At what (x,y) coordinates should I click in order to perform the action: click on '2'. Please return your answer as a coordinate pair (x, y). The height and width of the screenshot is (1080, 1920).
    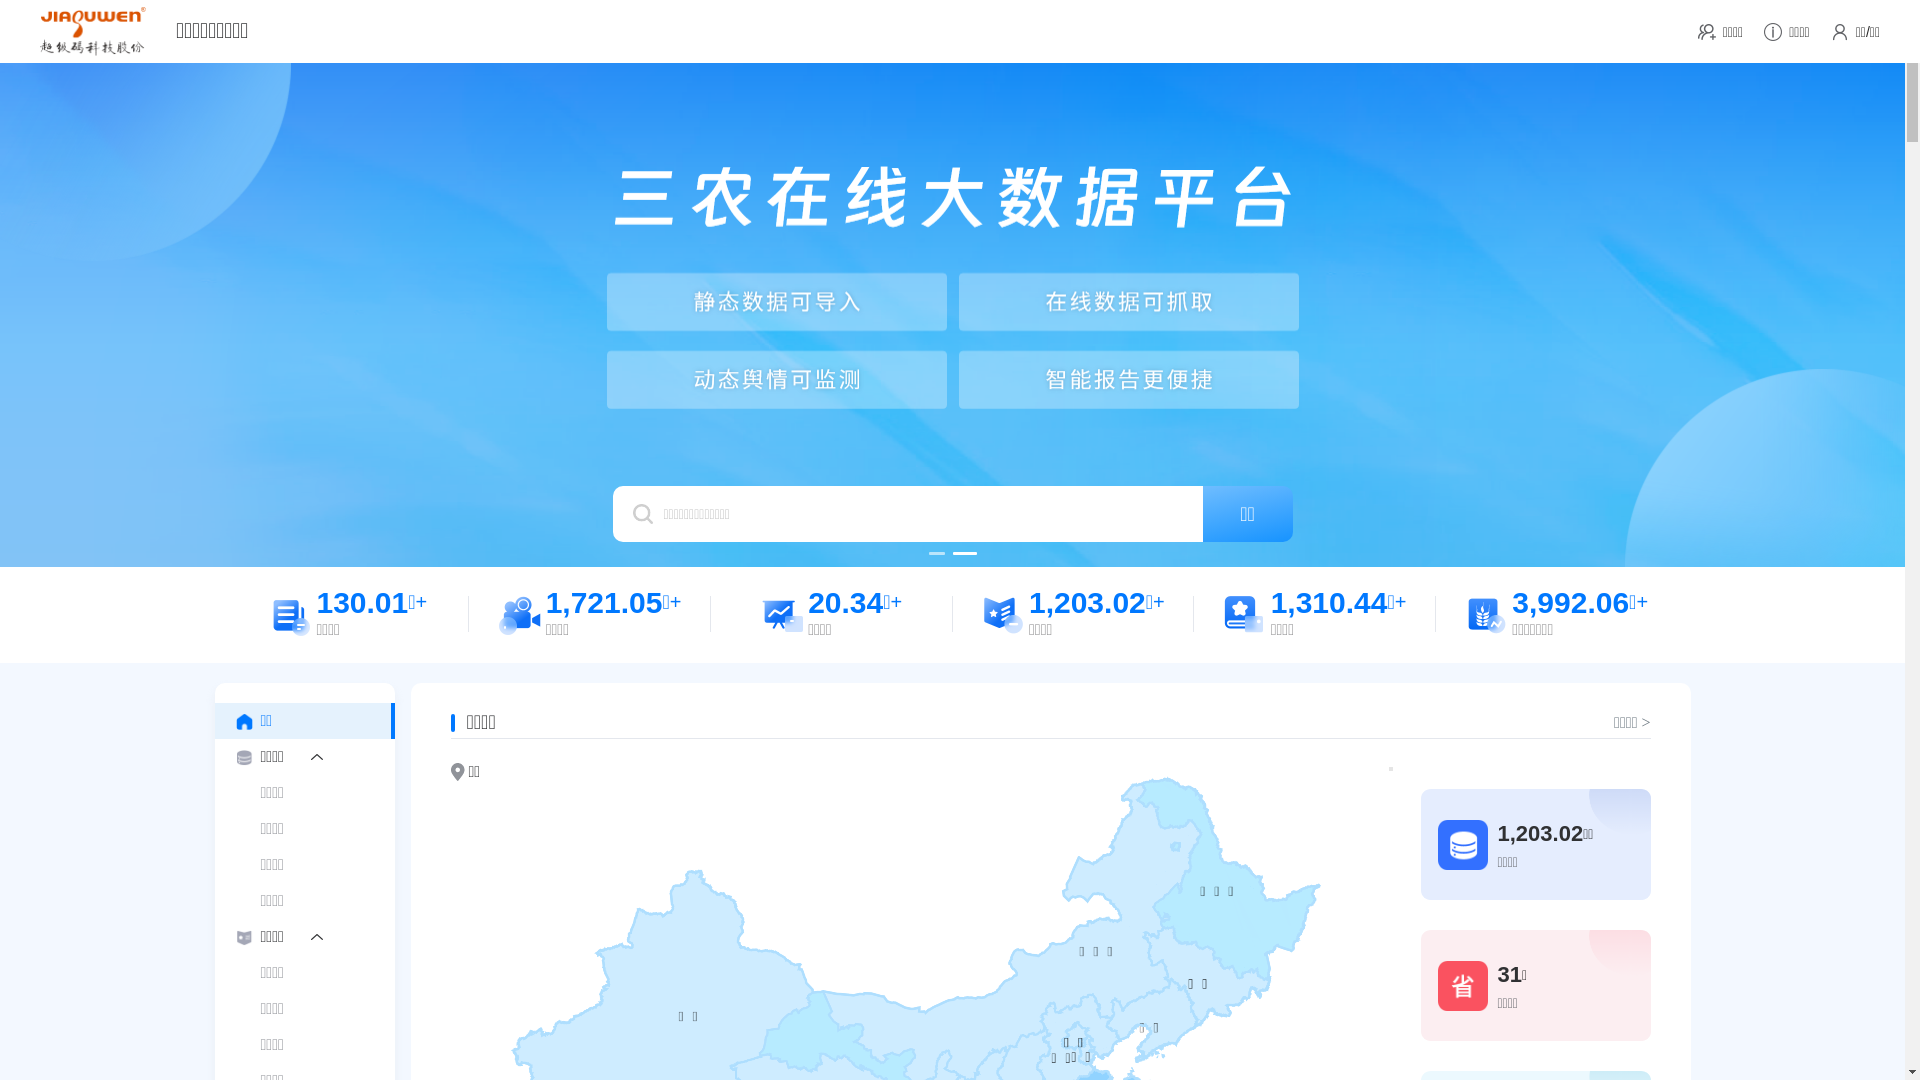
    Looking at the image, I should click on (964, 553).